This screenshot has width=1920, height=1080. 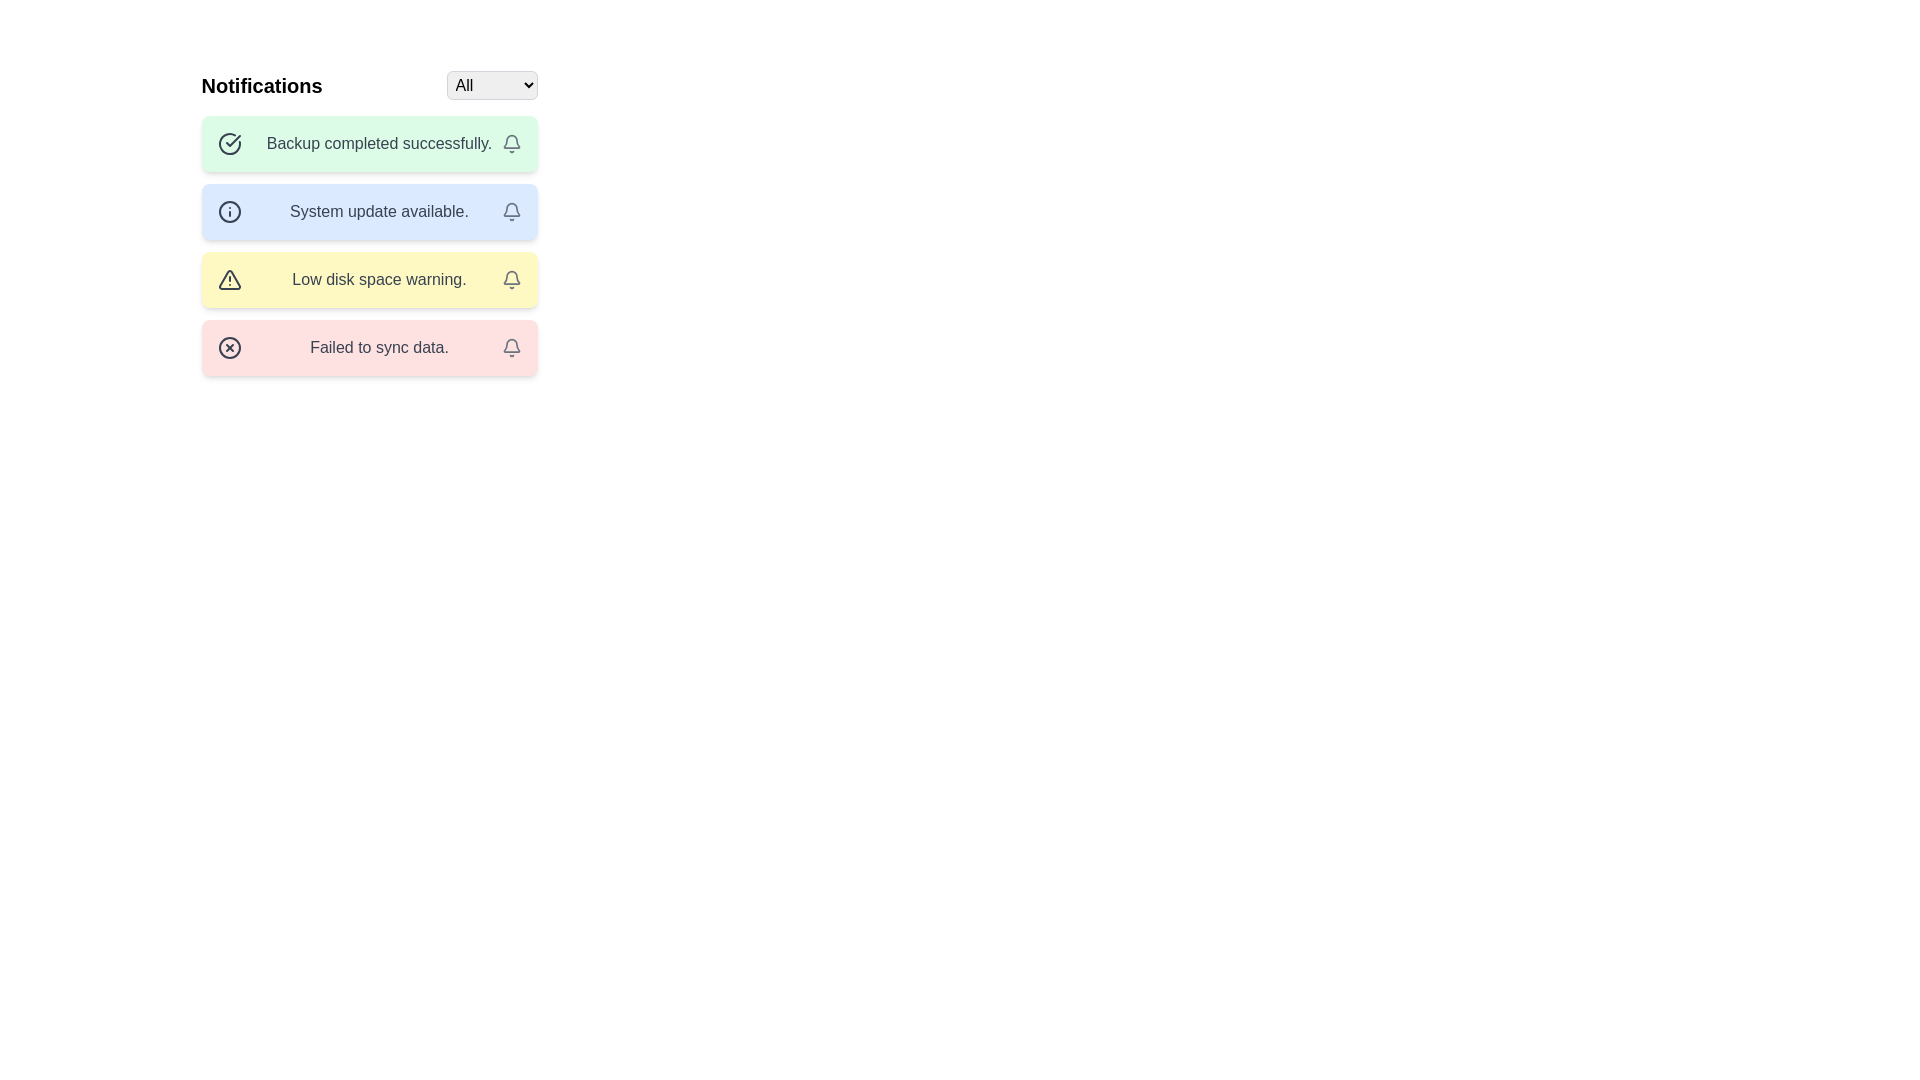 What do you see at coordinates (233, 140) in the screenshot?
I see `the icon that visually indicates completion or success, located within the SVG icon of the notification titled 'Backup completed successfully'` at bounding box center [233, 140].